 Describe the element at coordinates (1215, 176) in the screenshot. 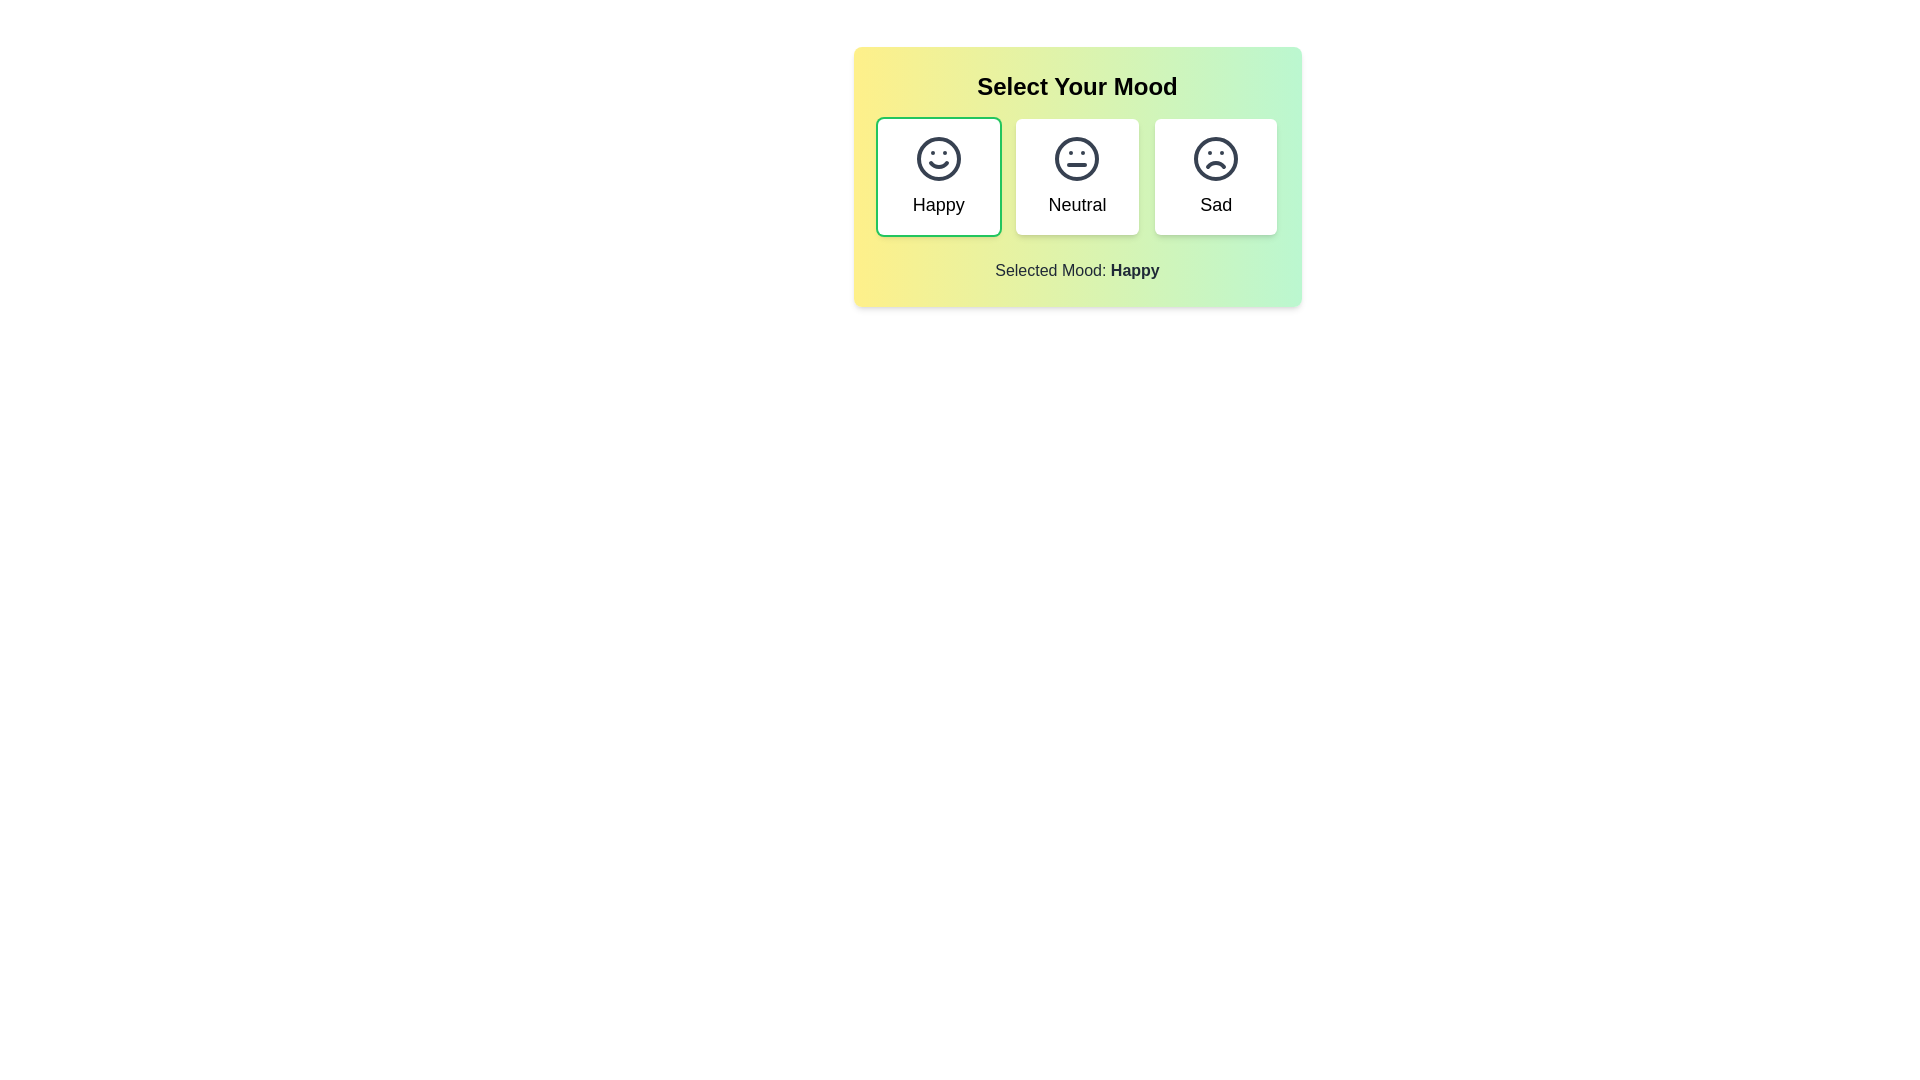

I see `the 'Sad' mood choice card button to observe the scaling animation in the mood selection interface` at that location.